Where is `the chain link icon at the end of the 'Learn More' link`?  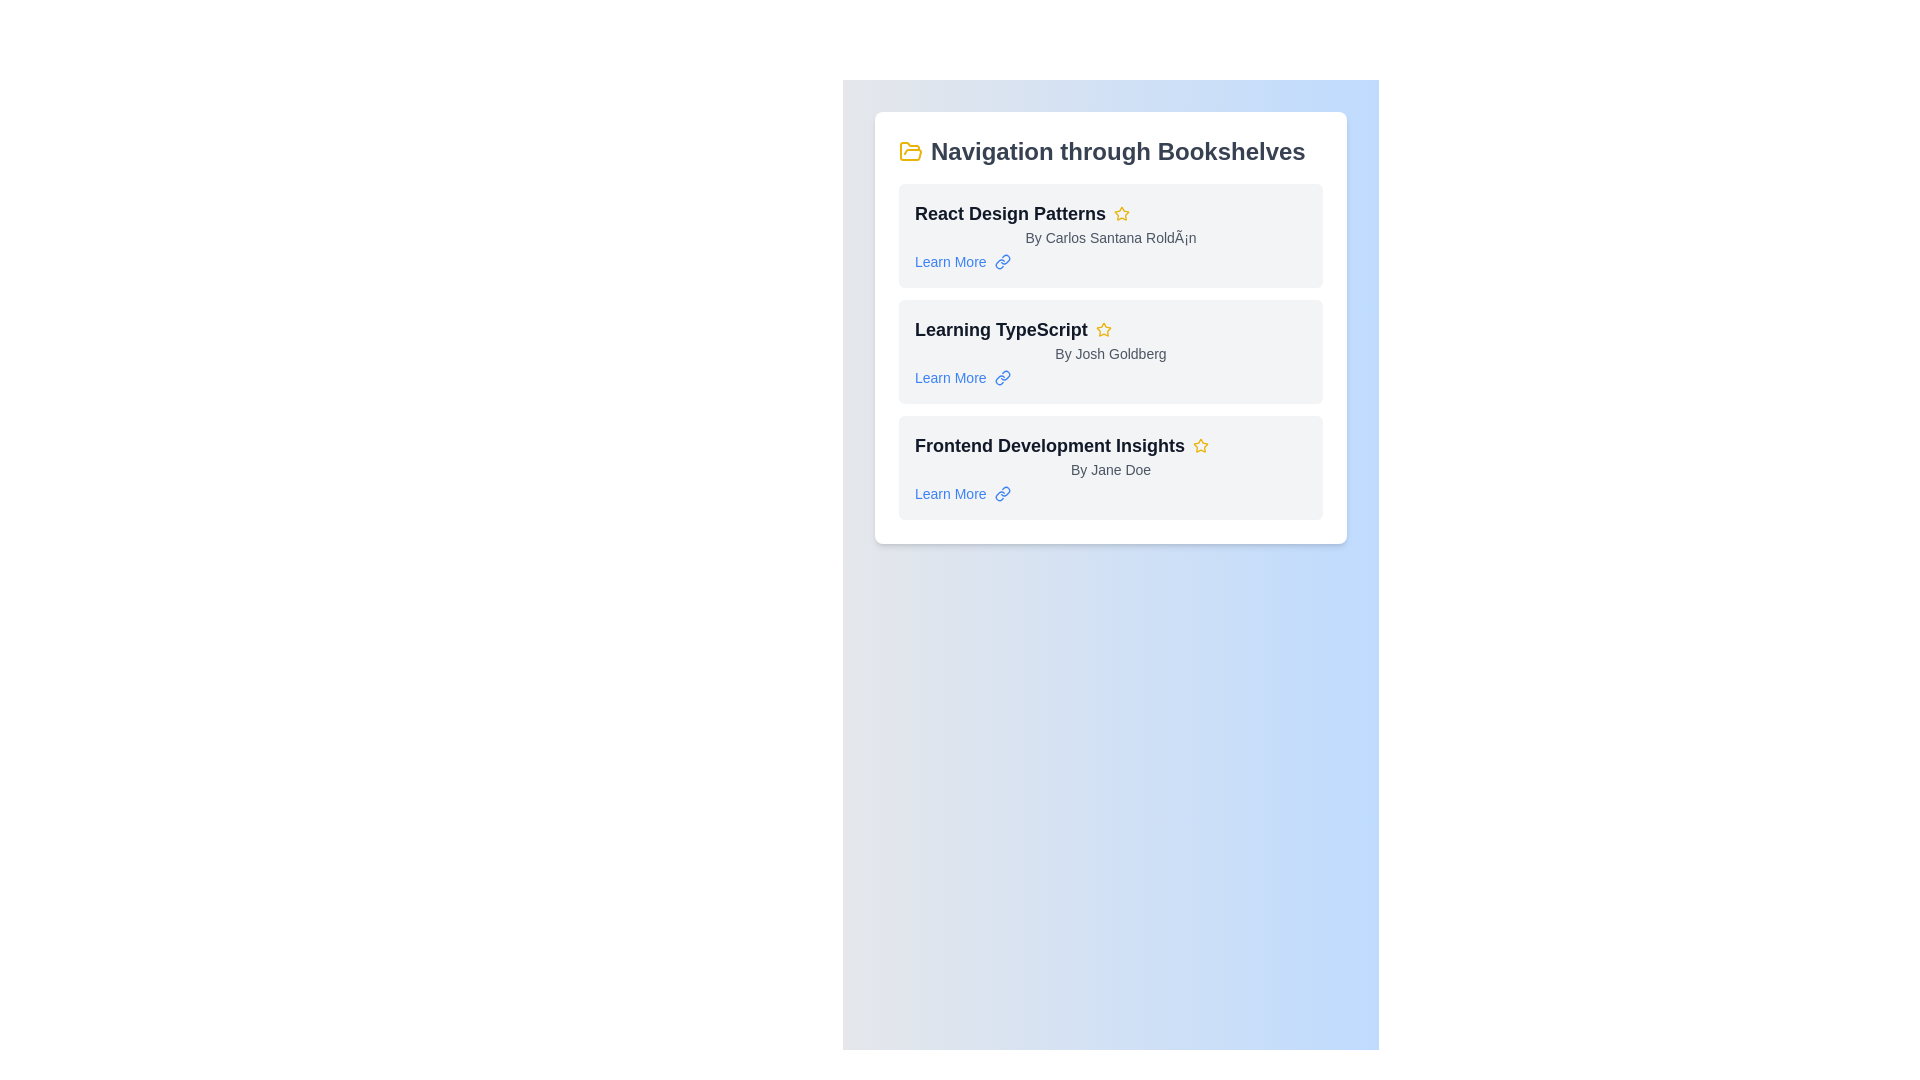
the chain link icon at the end of the 'Learn More' link is located at coordinates (1002, 378).